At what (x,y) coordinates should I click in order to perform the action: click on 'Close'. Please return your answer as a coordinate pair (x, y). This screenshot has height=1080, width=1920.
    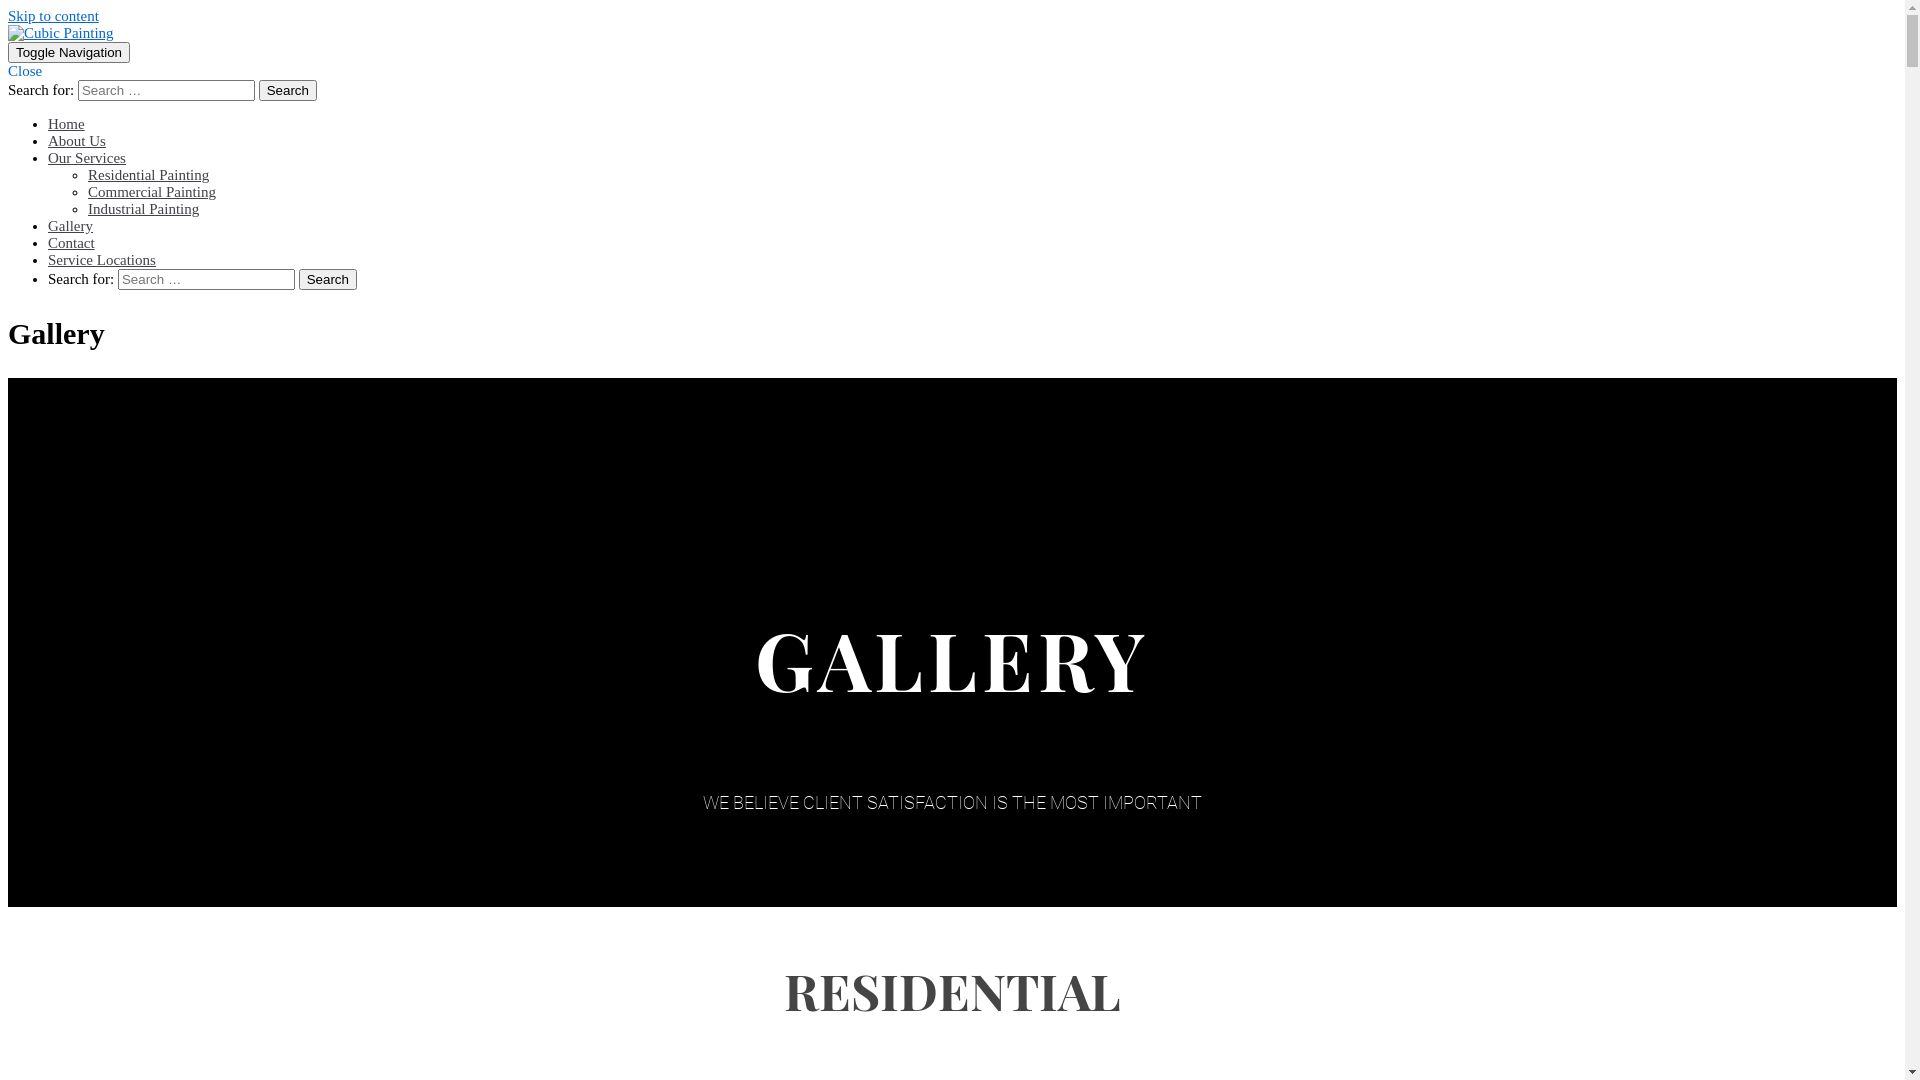
    Looking at the image, I should click on (8, 69).